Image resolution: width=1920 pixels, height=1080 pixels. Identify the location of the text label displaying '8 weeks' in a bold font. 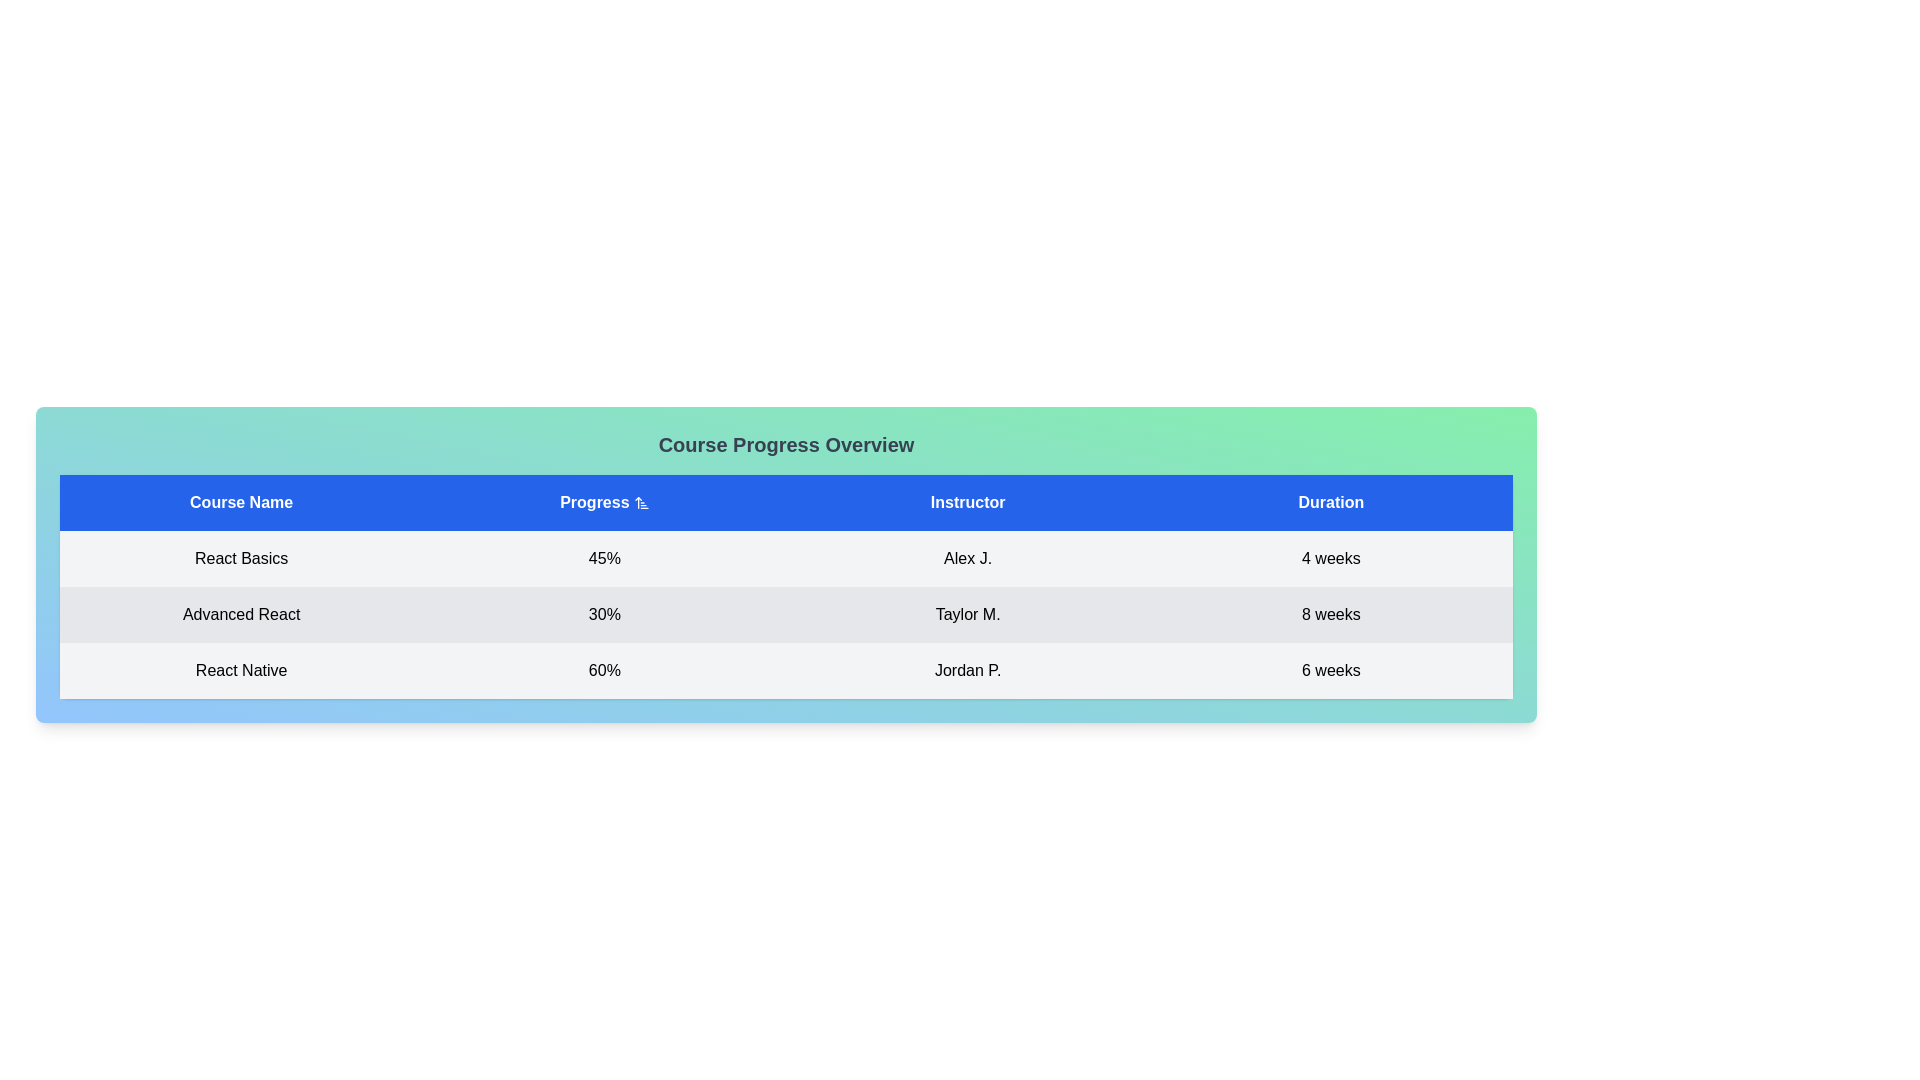
(1331, 613).